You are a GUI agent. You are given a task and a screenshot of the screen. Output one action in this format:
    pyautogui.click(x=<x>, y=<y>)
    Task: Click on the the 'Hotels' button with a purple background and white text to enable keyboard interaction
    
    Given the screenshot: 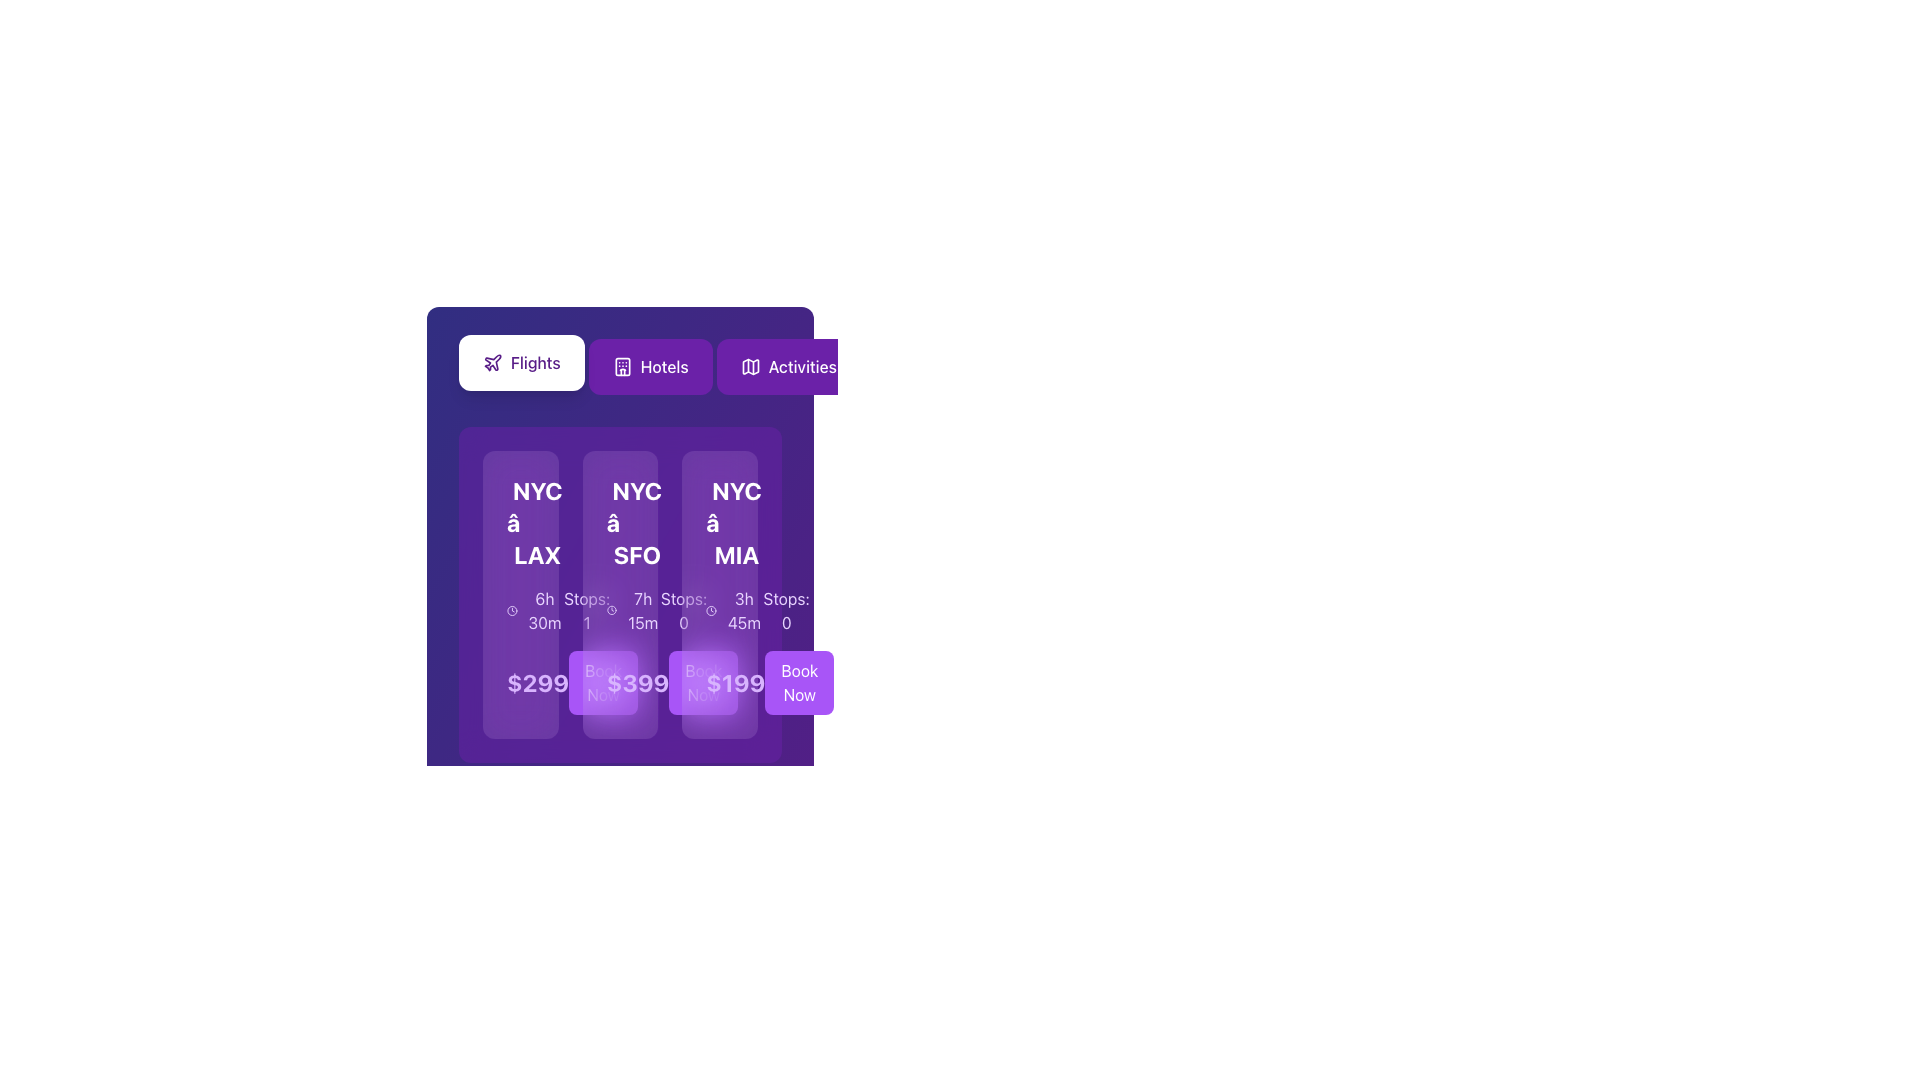 What is the action you would take?
    pyautogui.click(x=650, y=366)
    